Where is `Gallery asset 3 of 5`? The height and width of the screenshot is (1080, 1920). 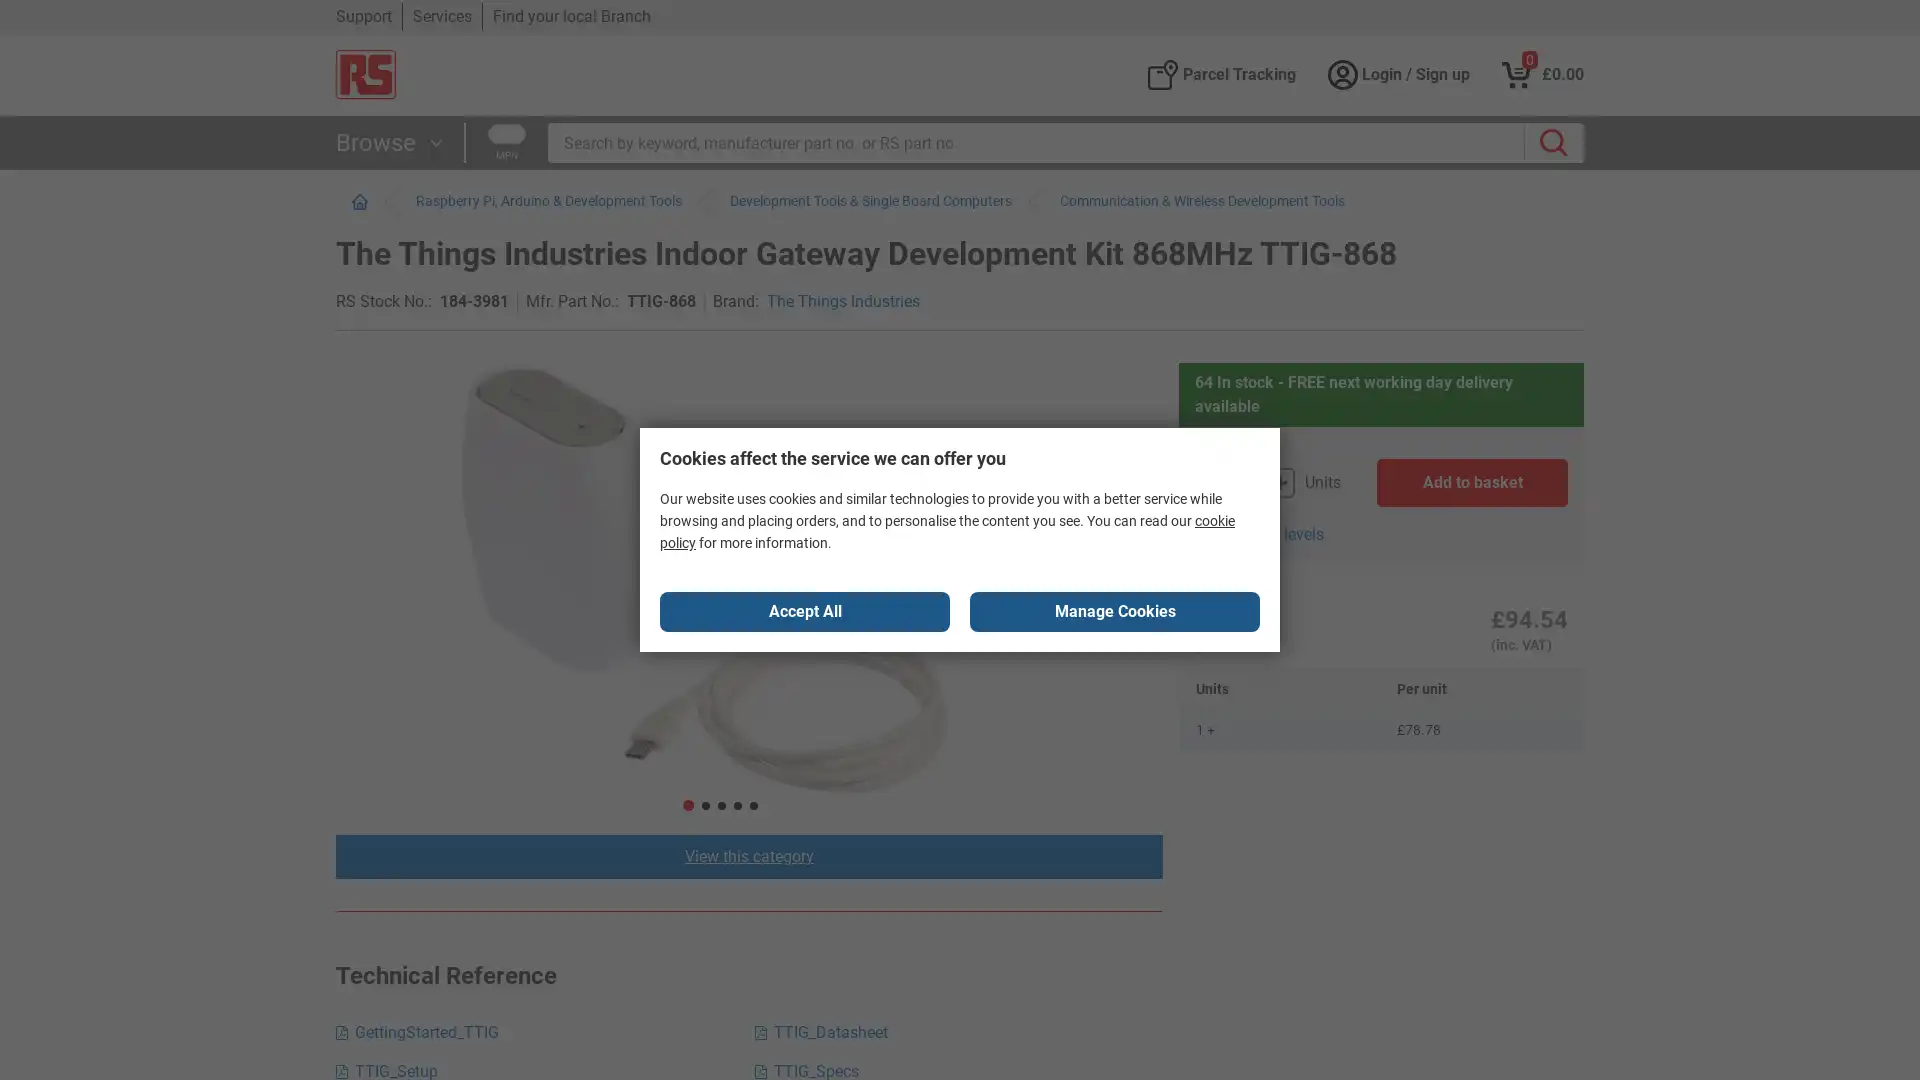 Gallery asset 3 of 5 is located at coordinates (392, 628).